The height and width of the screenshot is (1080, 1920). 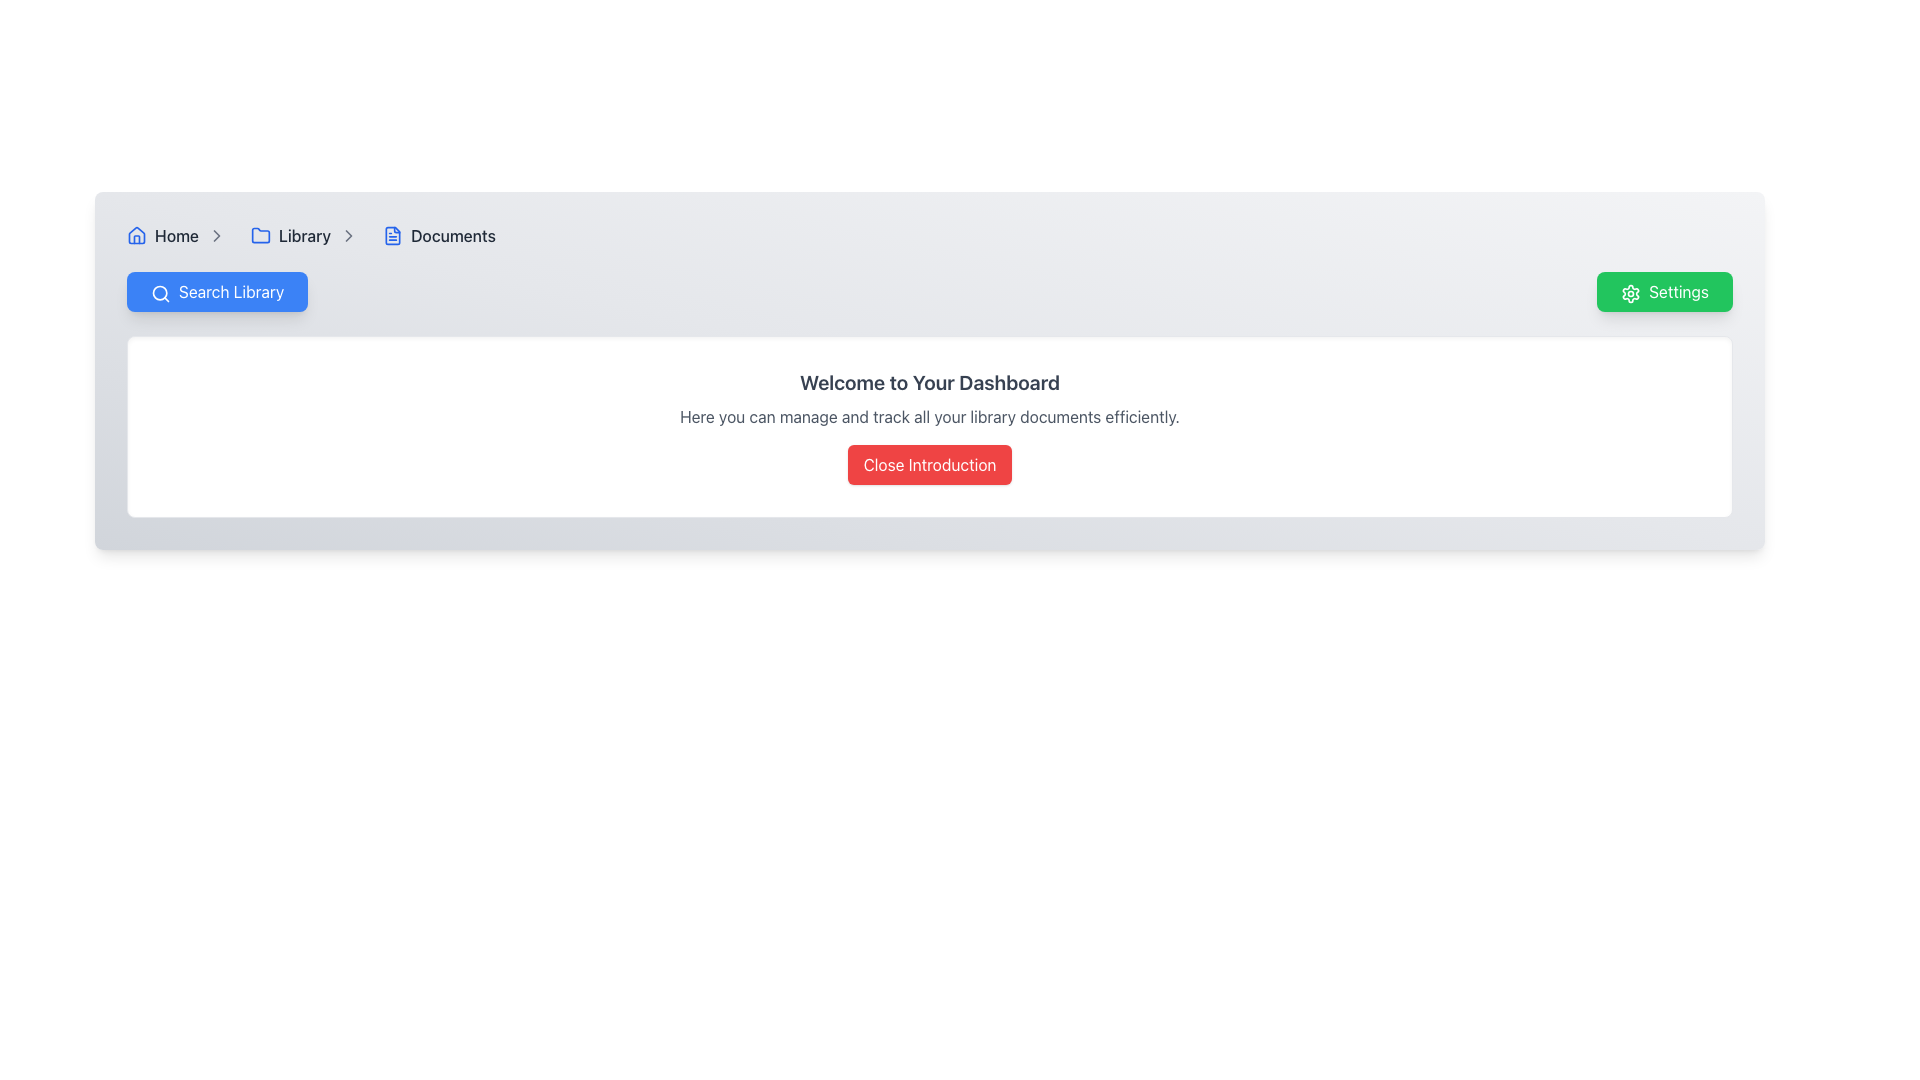 I want to click on the right-pointing chevron icon adjacent to the 'Library' text in the breadcrumb navigation component, so click(x=349, y=234).